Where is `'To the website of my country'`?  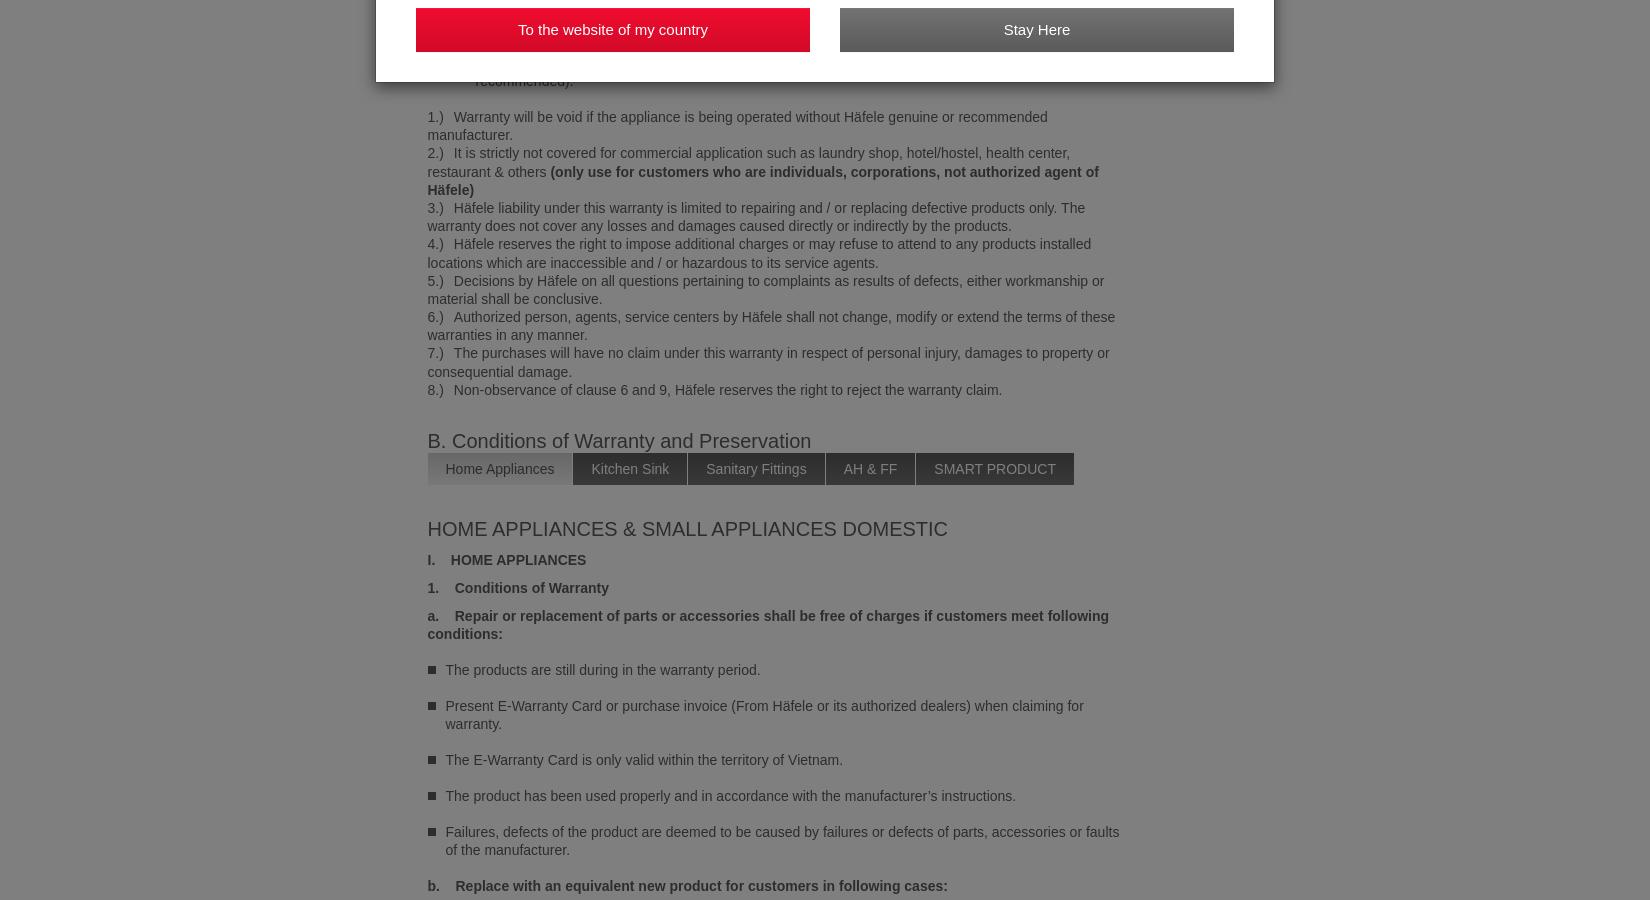 'To the website of my country' is located at coordinates (515, 28).